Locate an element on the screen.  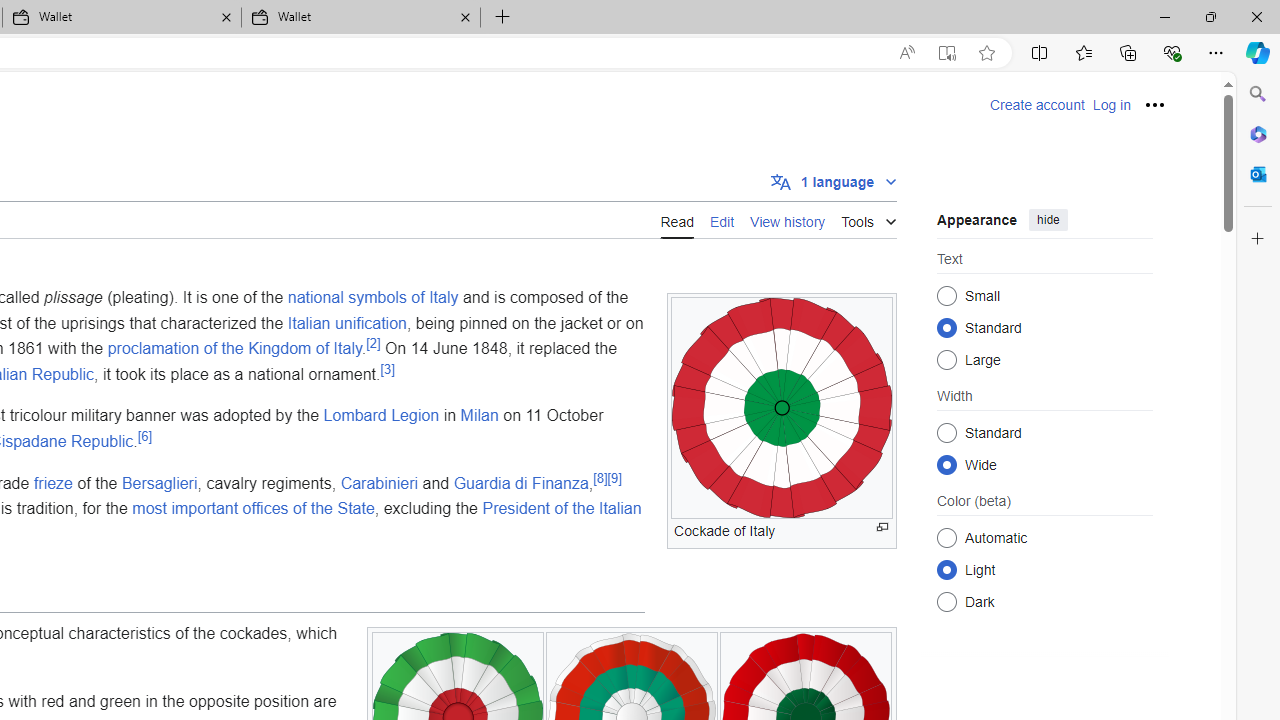
'[2]' is located at coordinates (373, 342).